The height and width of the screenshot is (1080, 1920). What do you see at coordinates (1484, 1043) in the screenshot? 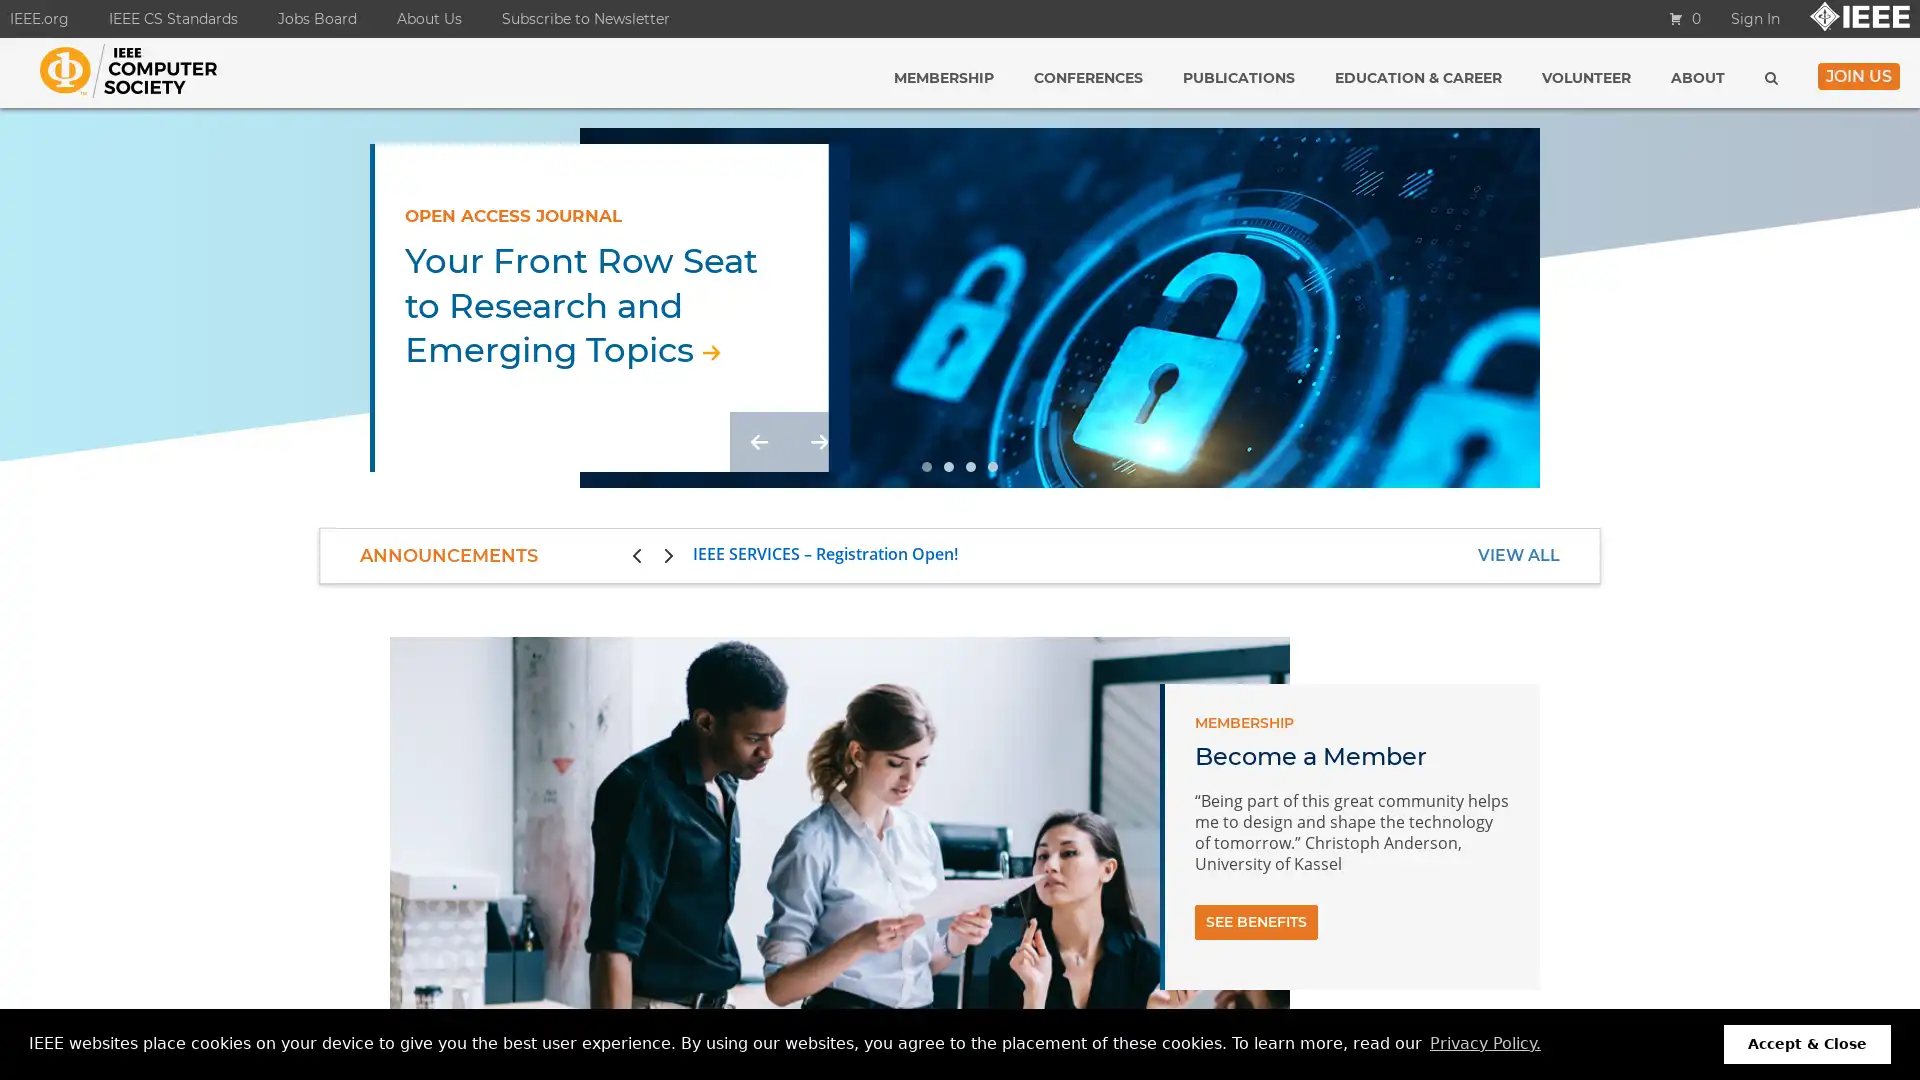
I see `learn more about cookies` at bounding box center [1484, 1043].